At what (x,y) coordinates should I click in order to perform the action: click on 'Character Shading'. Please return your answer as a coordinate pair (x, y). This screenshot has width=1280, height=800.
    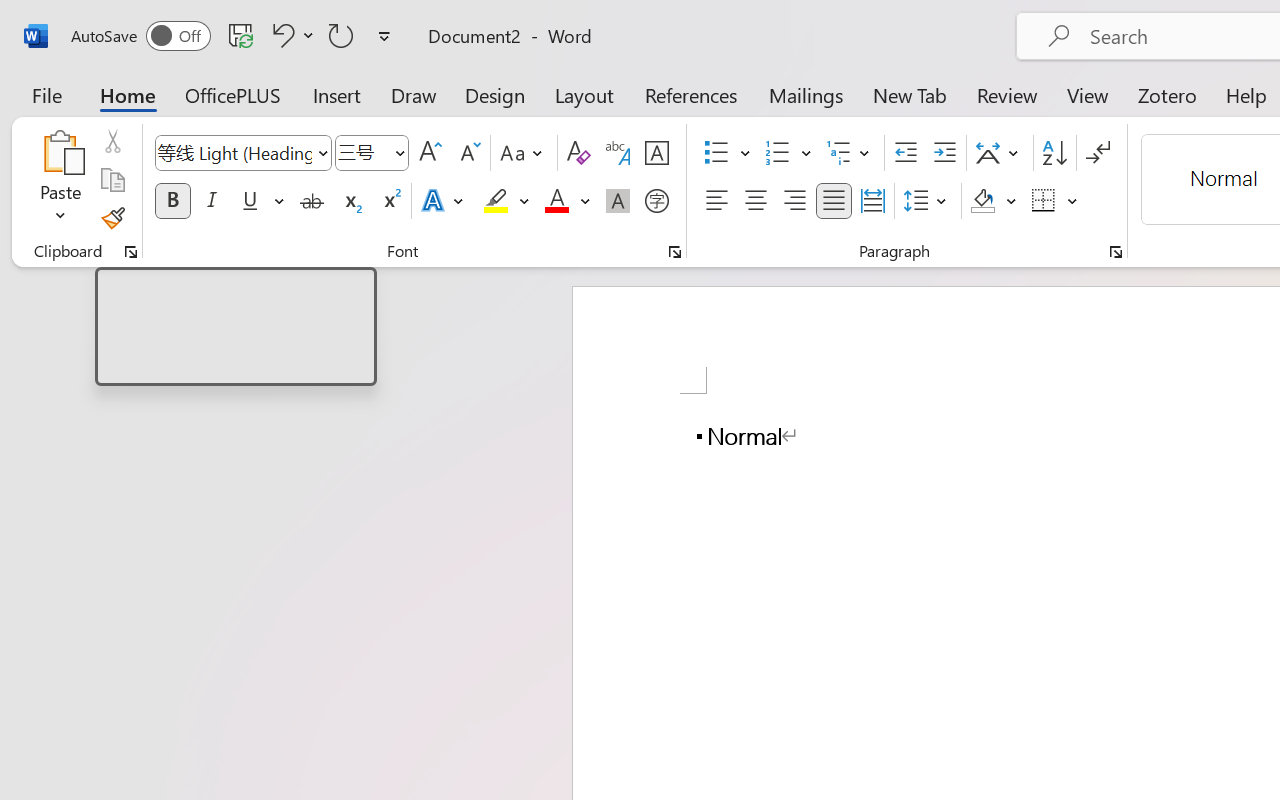
    Looking at the image, I should click on (617, 201).